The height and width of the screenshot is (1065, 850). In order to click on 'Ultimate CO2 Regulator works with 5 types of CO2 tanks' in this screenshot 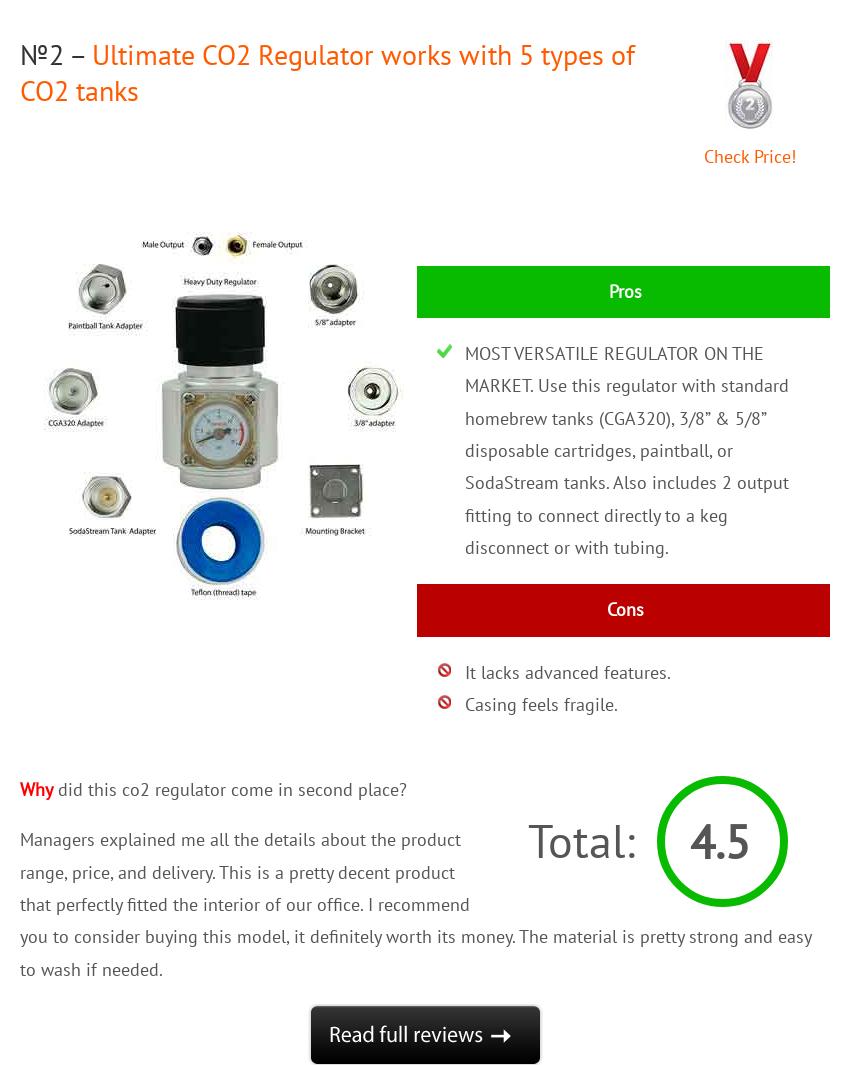, I will do `click(327, 71)`.